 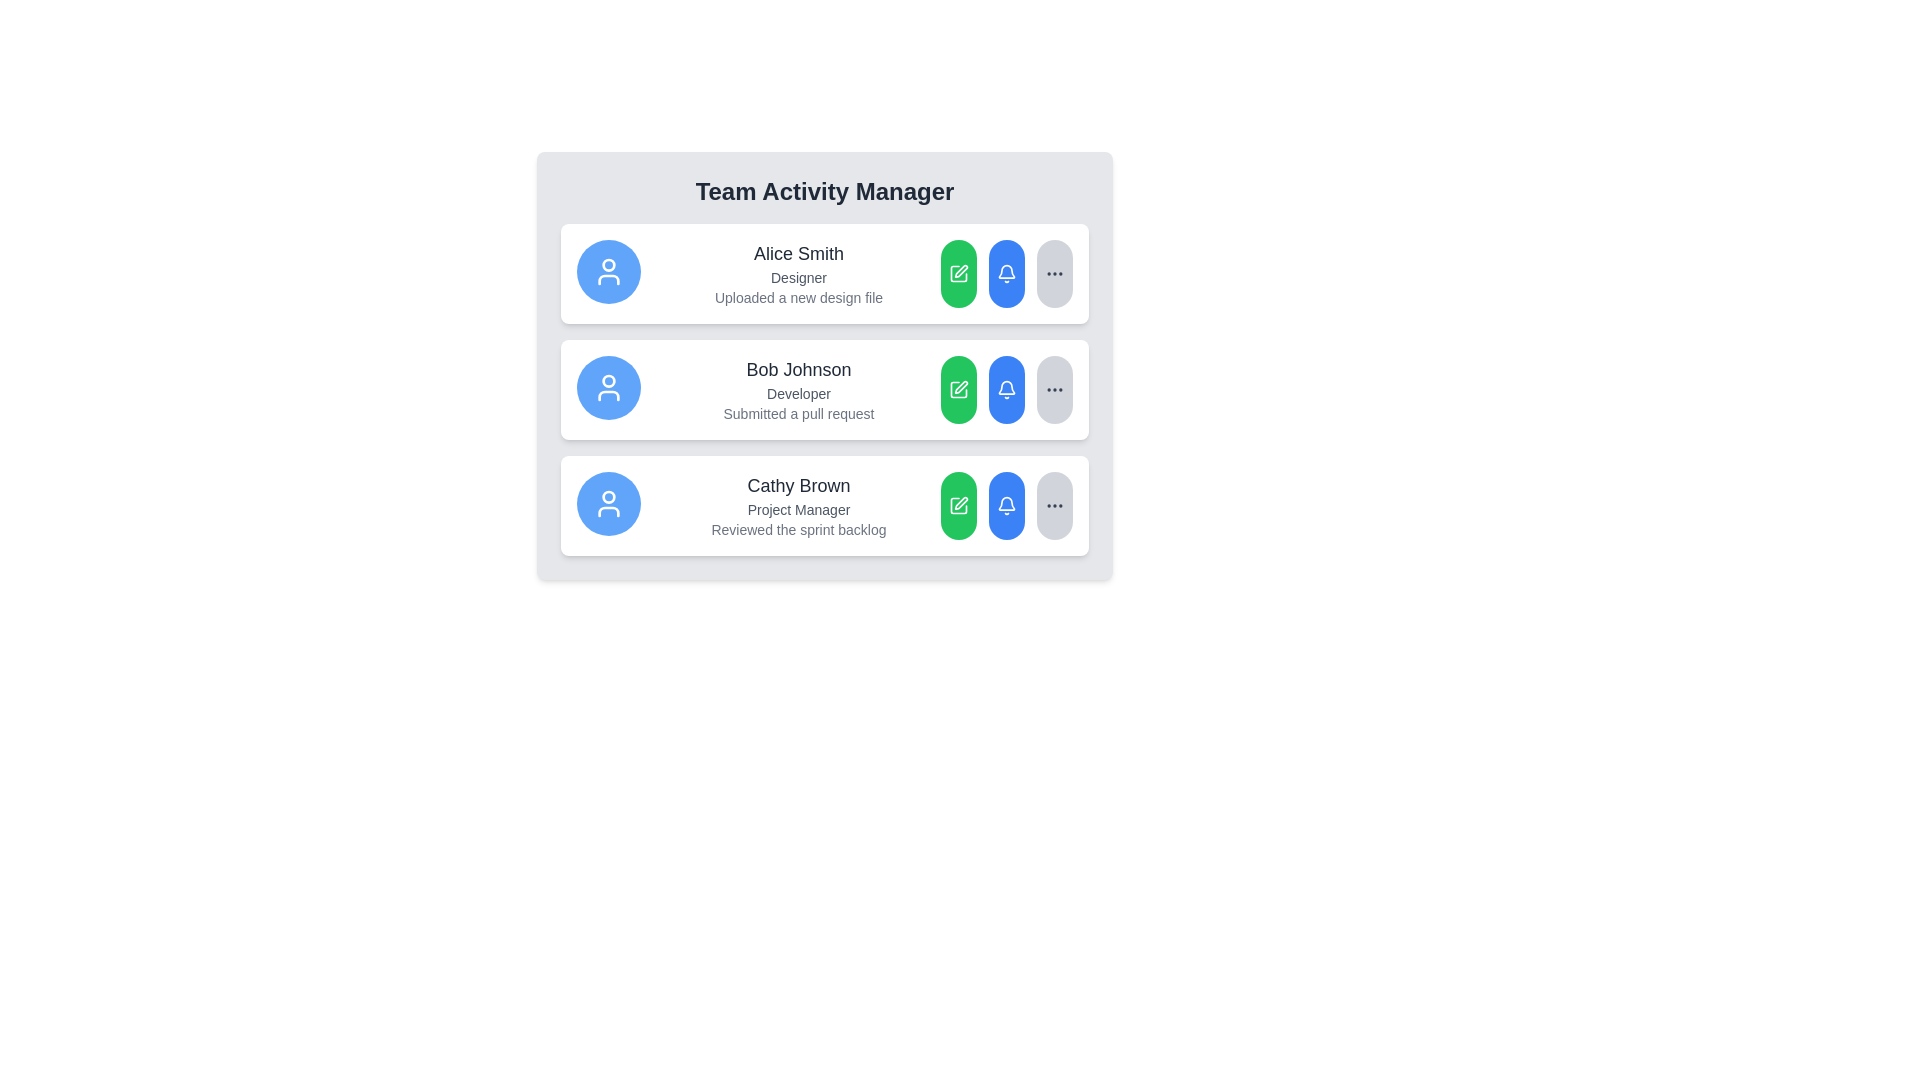 What do you see at coordinates (1054, 273) in the screenshot?
I see `the 'more options' icon located at the far right side of the second row in the user activity display` at bounding box center [1054, 273].